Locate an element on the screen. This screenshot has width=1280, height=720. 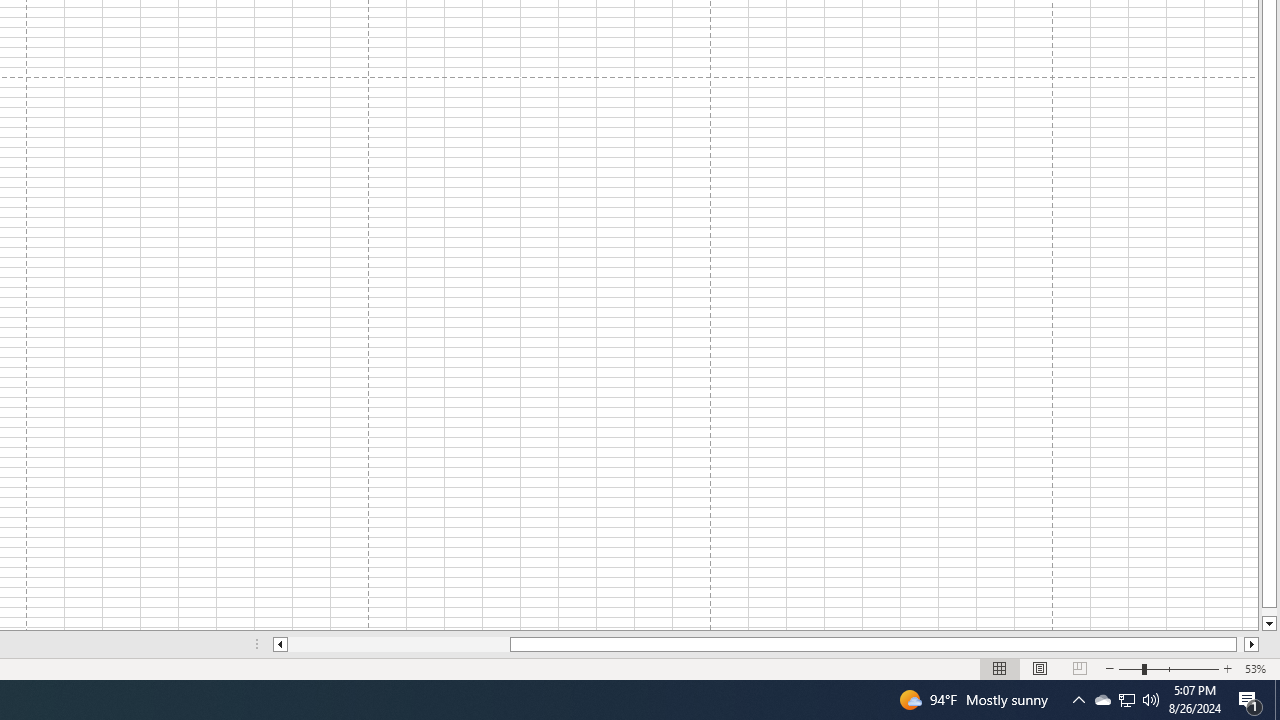
'Zoom In' is located at coordinates (1226, 669).